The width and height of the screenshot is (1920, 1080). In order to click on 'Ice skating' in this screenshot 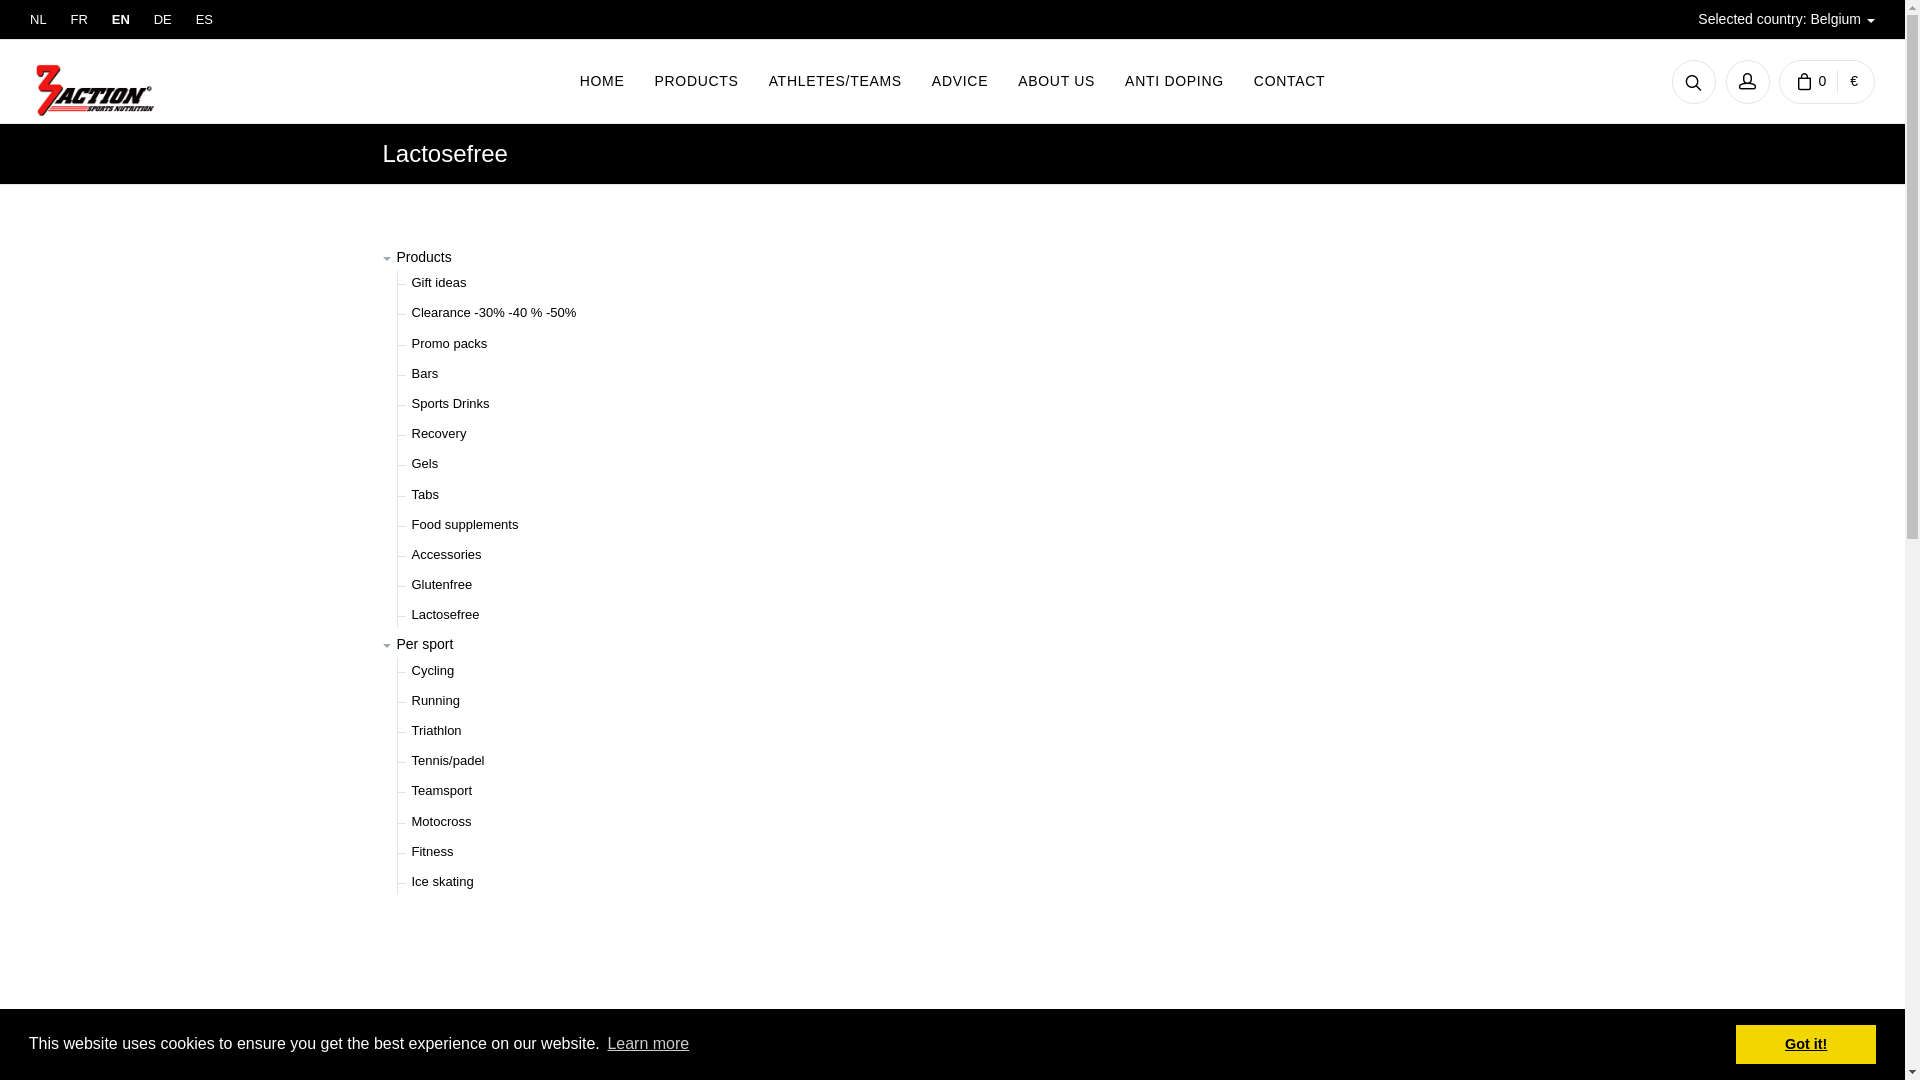, I will do `click(441, 880)`.